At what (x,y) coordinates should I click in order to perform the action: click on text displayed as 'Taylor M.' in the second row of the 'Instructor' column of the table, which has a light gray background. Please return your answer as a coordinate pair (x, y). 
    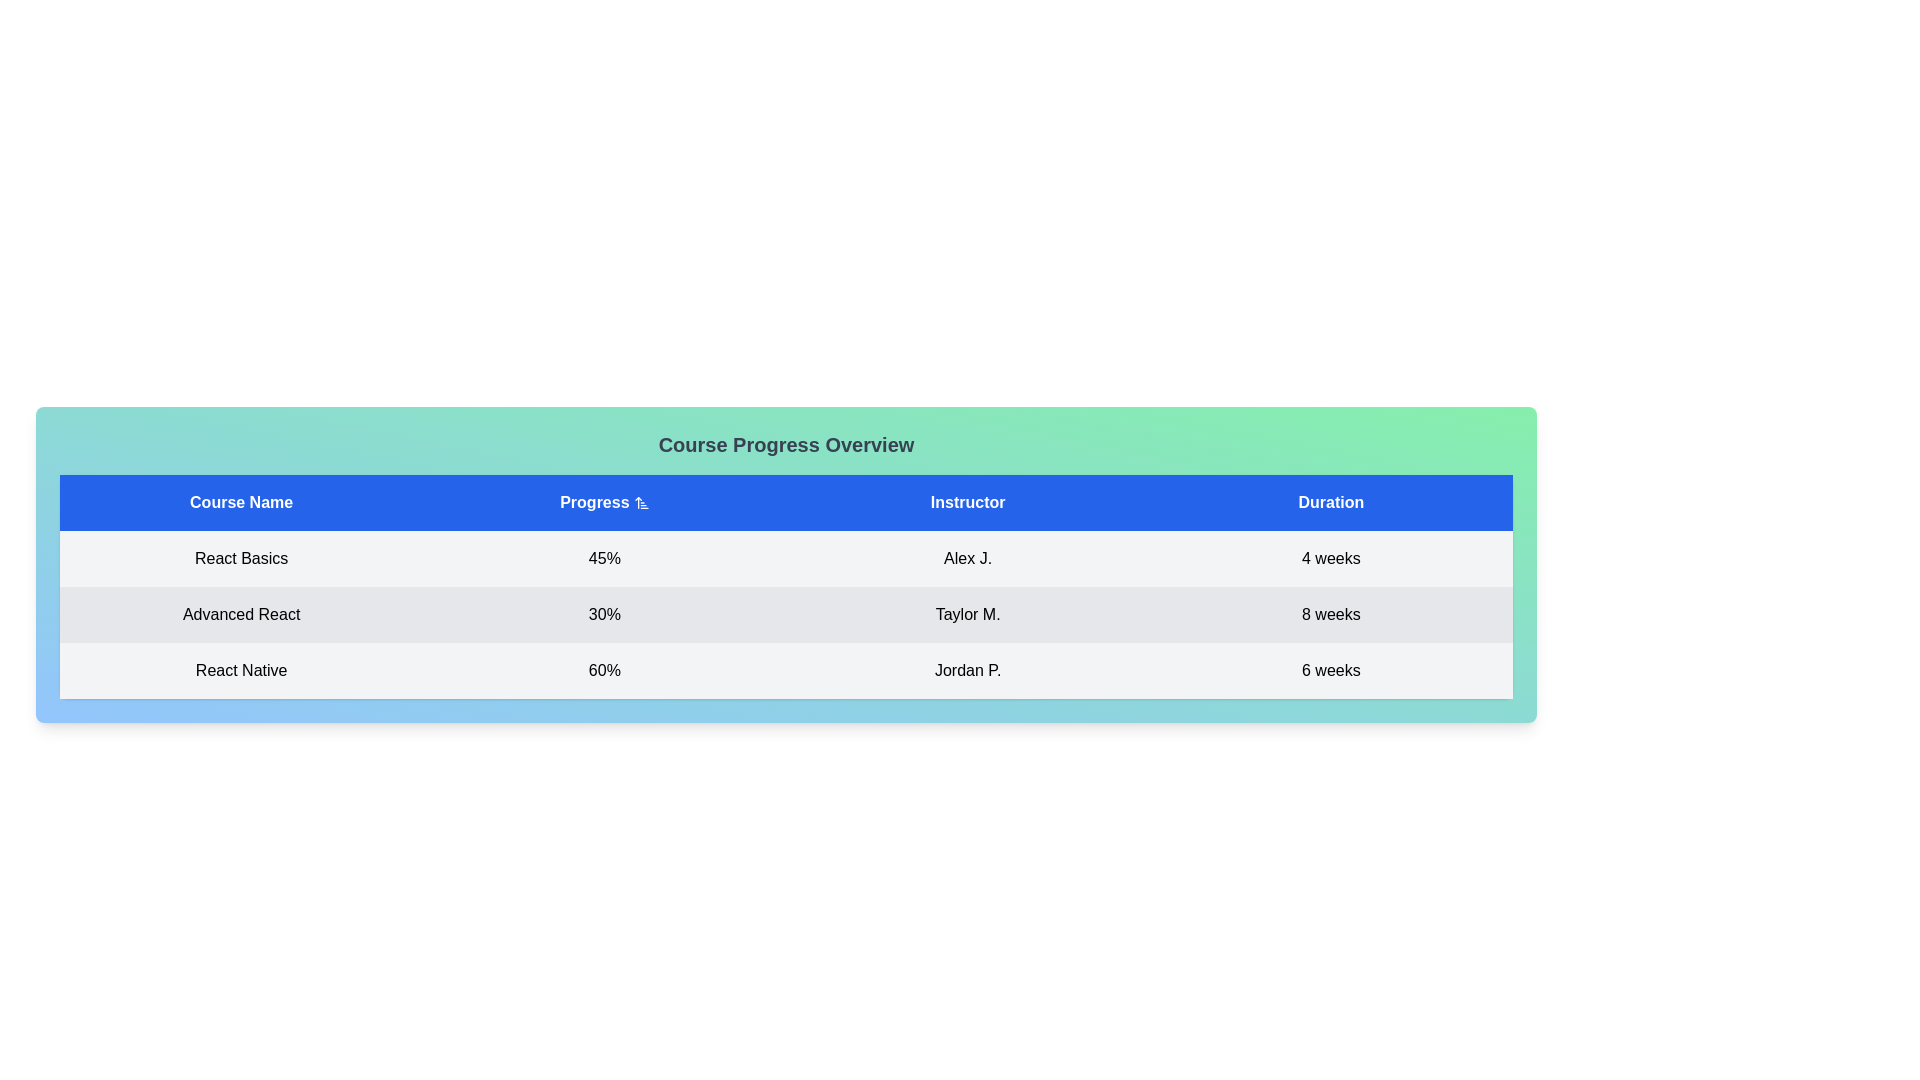
    Looking at the image, I should click on (968, 613).